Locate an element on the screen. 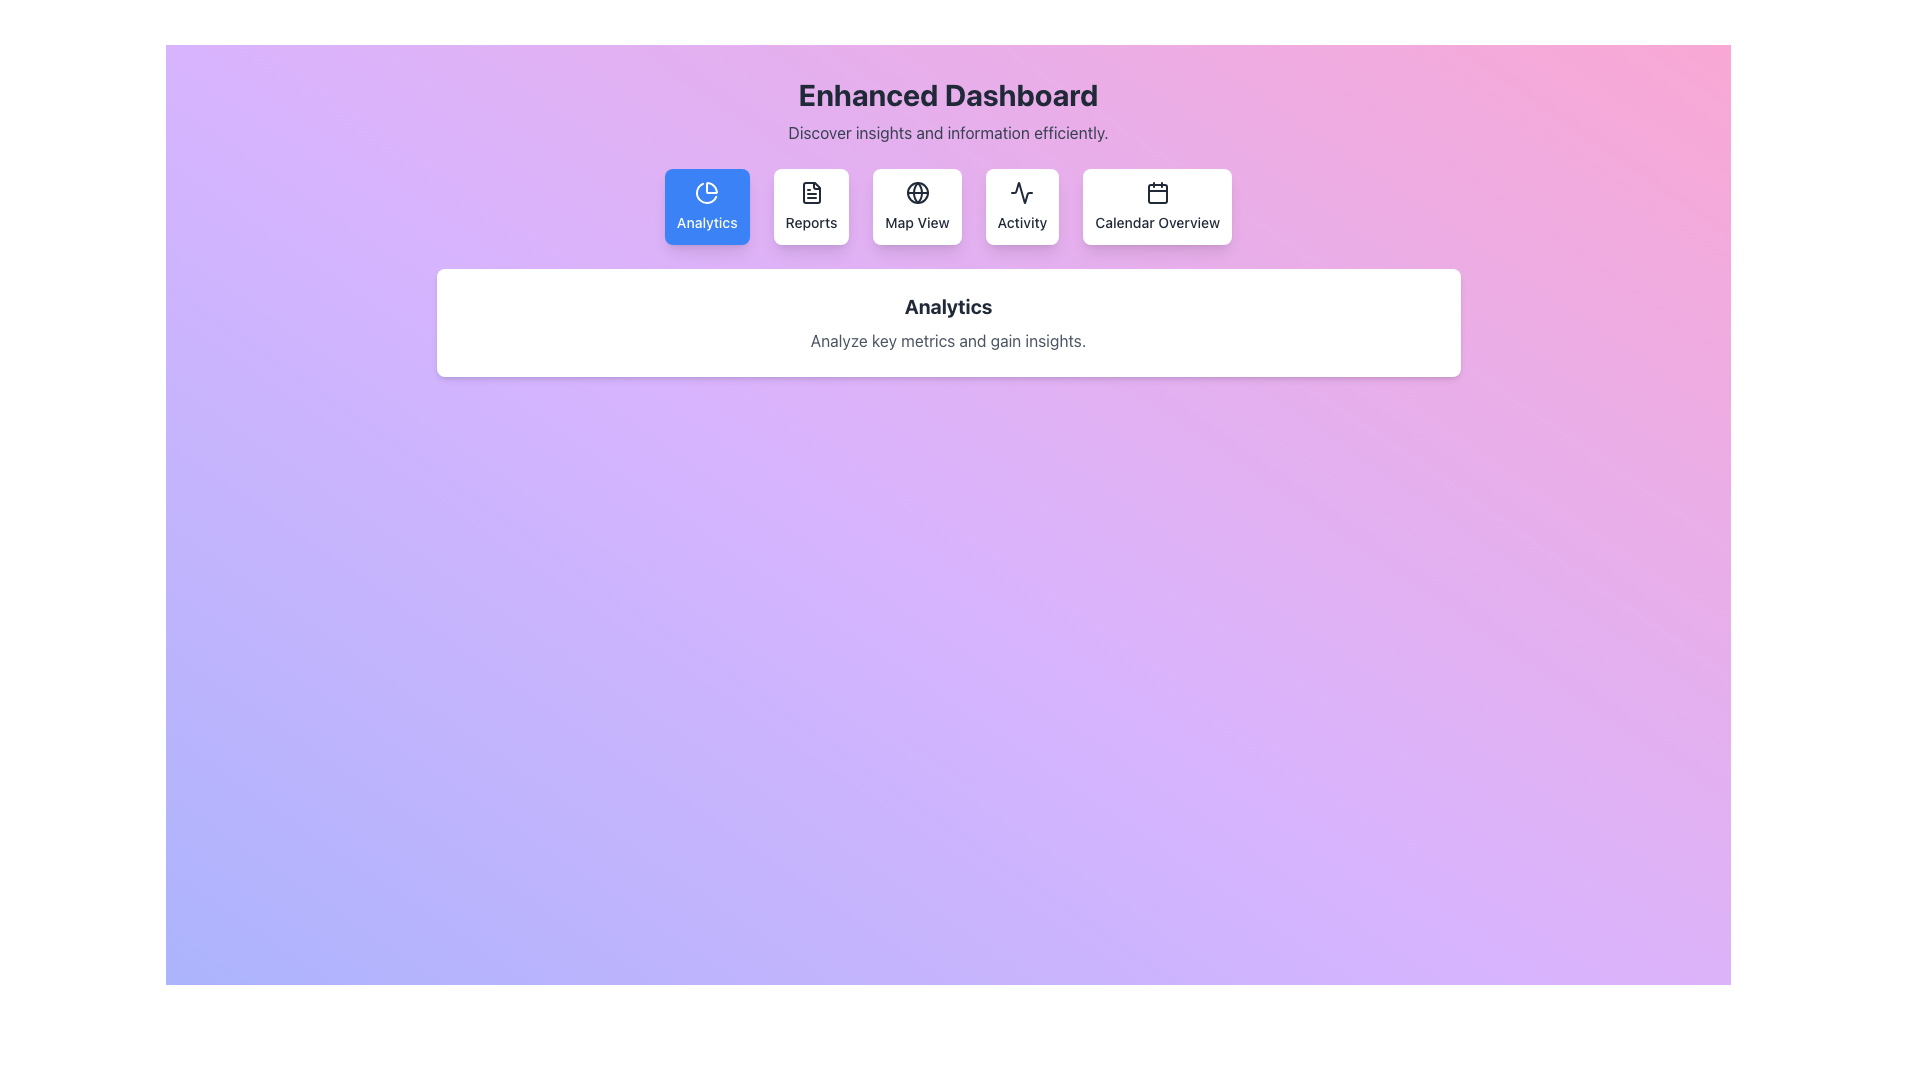 This screenshot has height=1080, width=1920. the minimalist calendar icon located at the far right of the 'Calendar Overview' card beneath the 'Enhanced Dashboard' heading is located at coordinates (1157, 192).